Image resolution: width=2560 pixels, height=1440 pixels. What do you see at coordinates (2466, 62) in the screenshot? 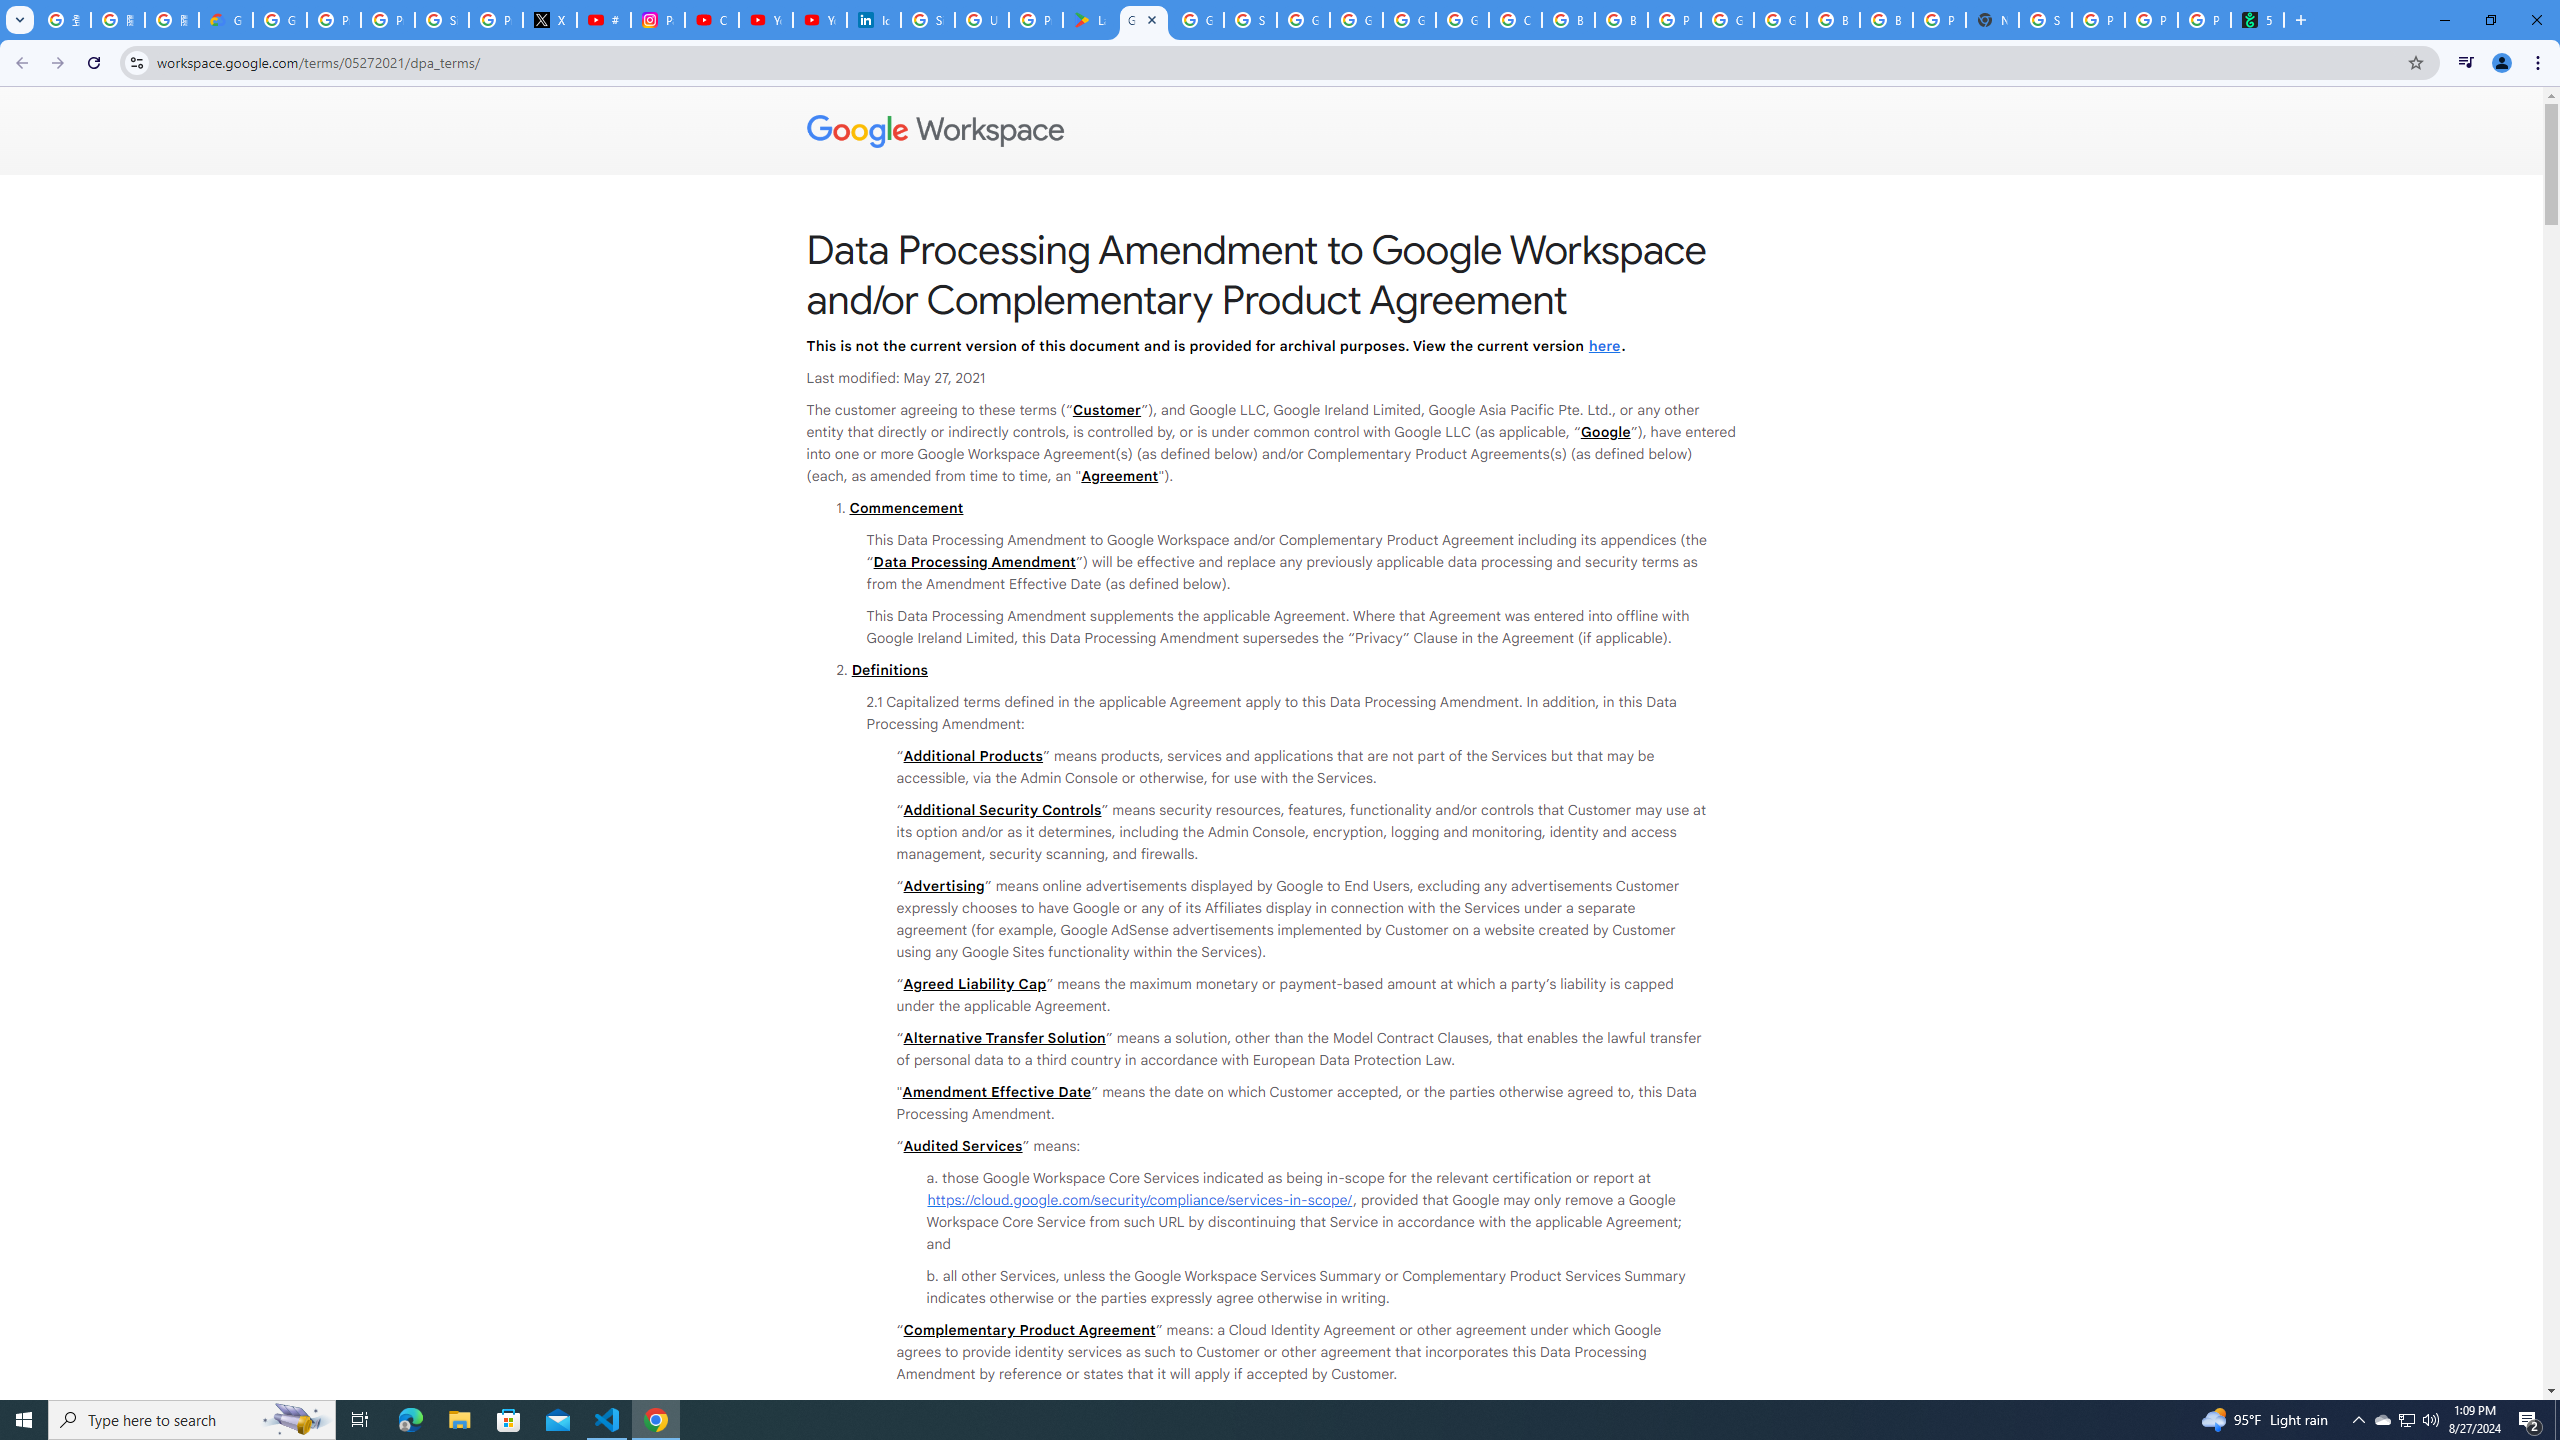
I see `'Control your music, videos, and more'` at bounding box center [2466, 62].